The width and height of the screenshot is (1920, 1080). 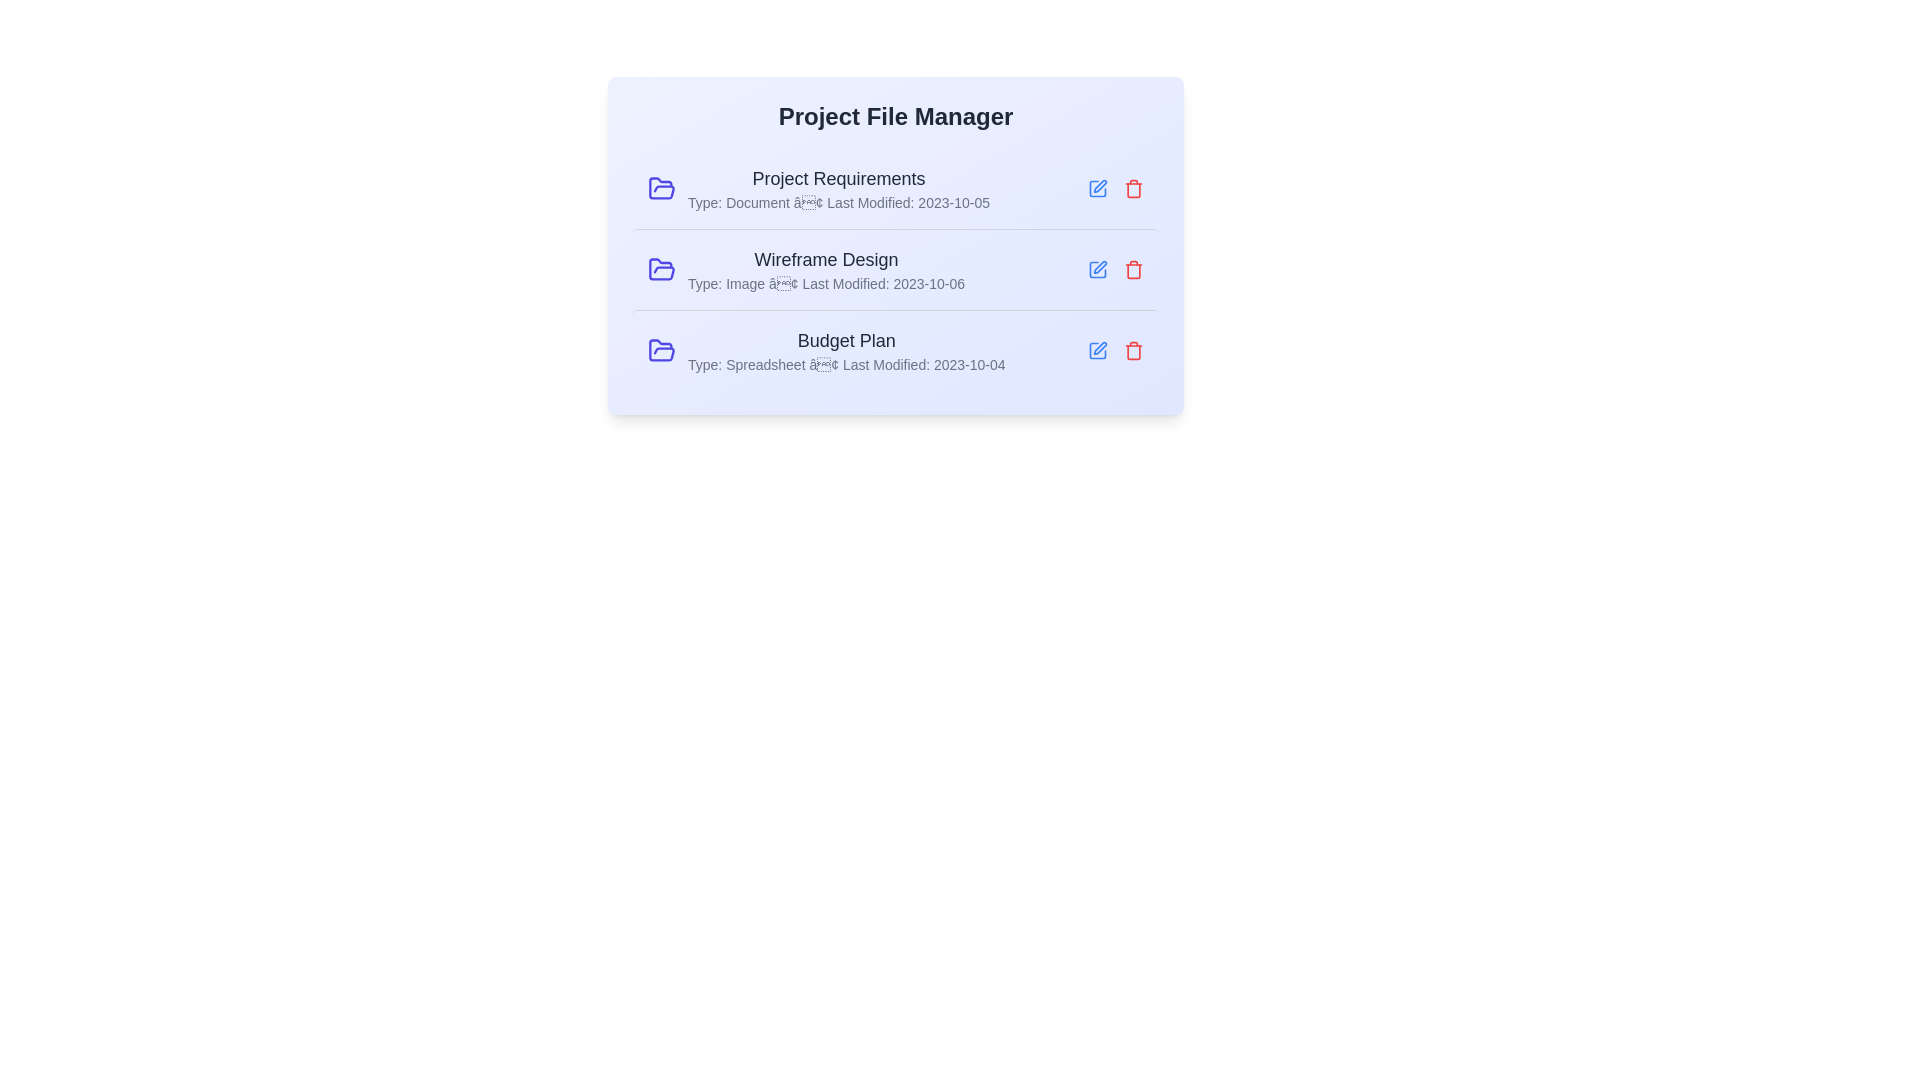 I want to click on the folder icon to open the file Budget Plan, so click(x=662, y=350).